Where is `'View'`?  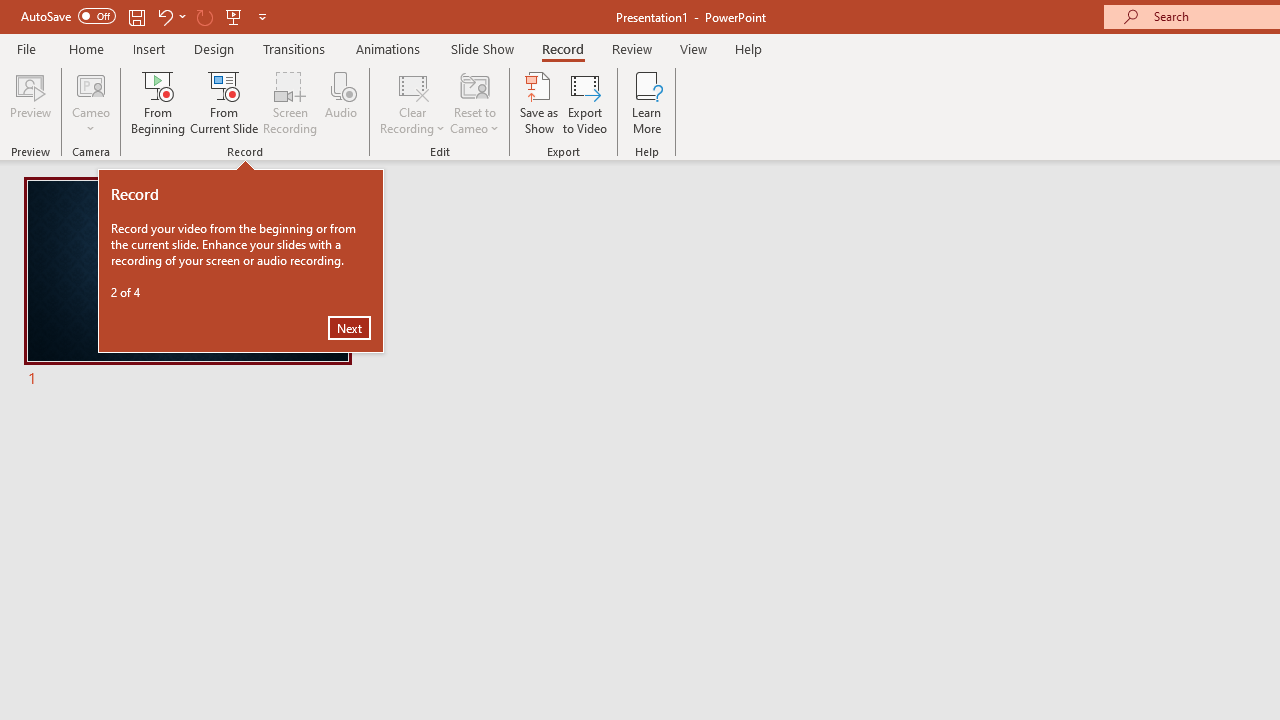
'View' is located at coordinates (693, 48).